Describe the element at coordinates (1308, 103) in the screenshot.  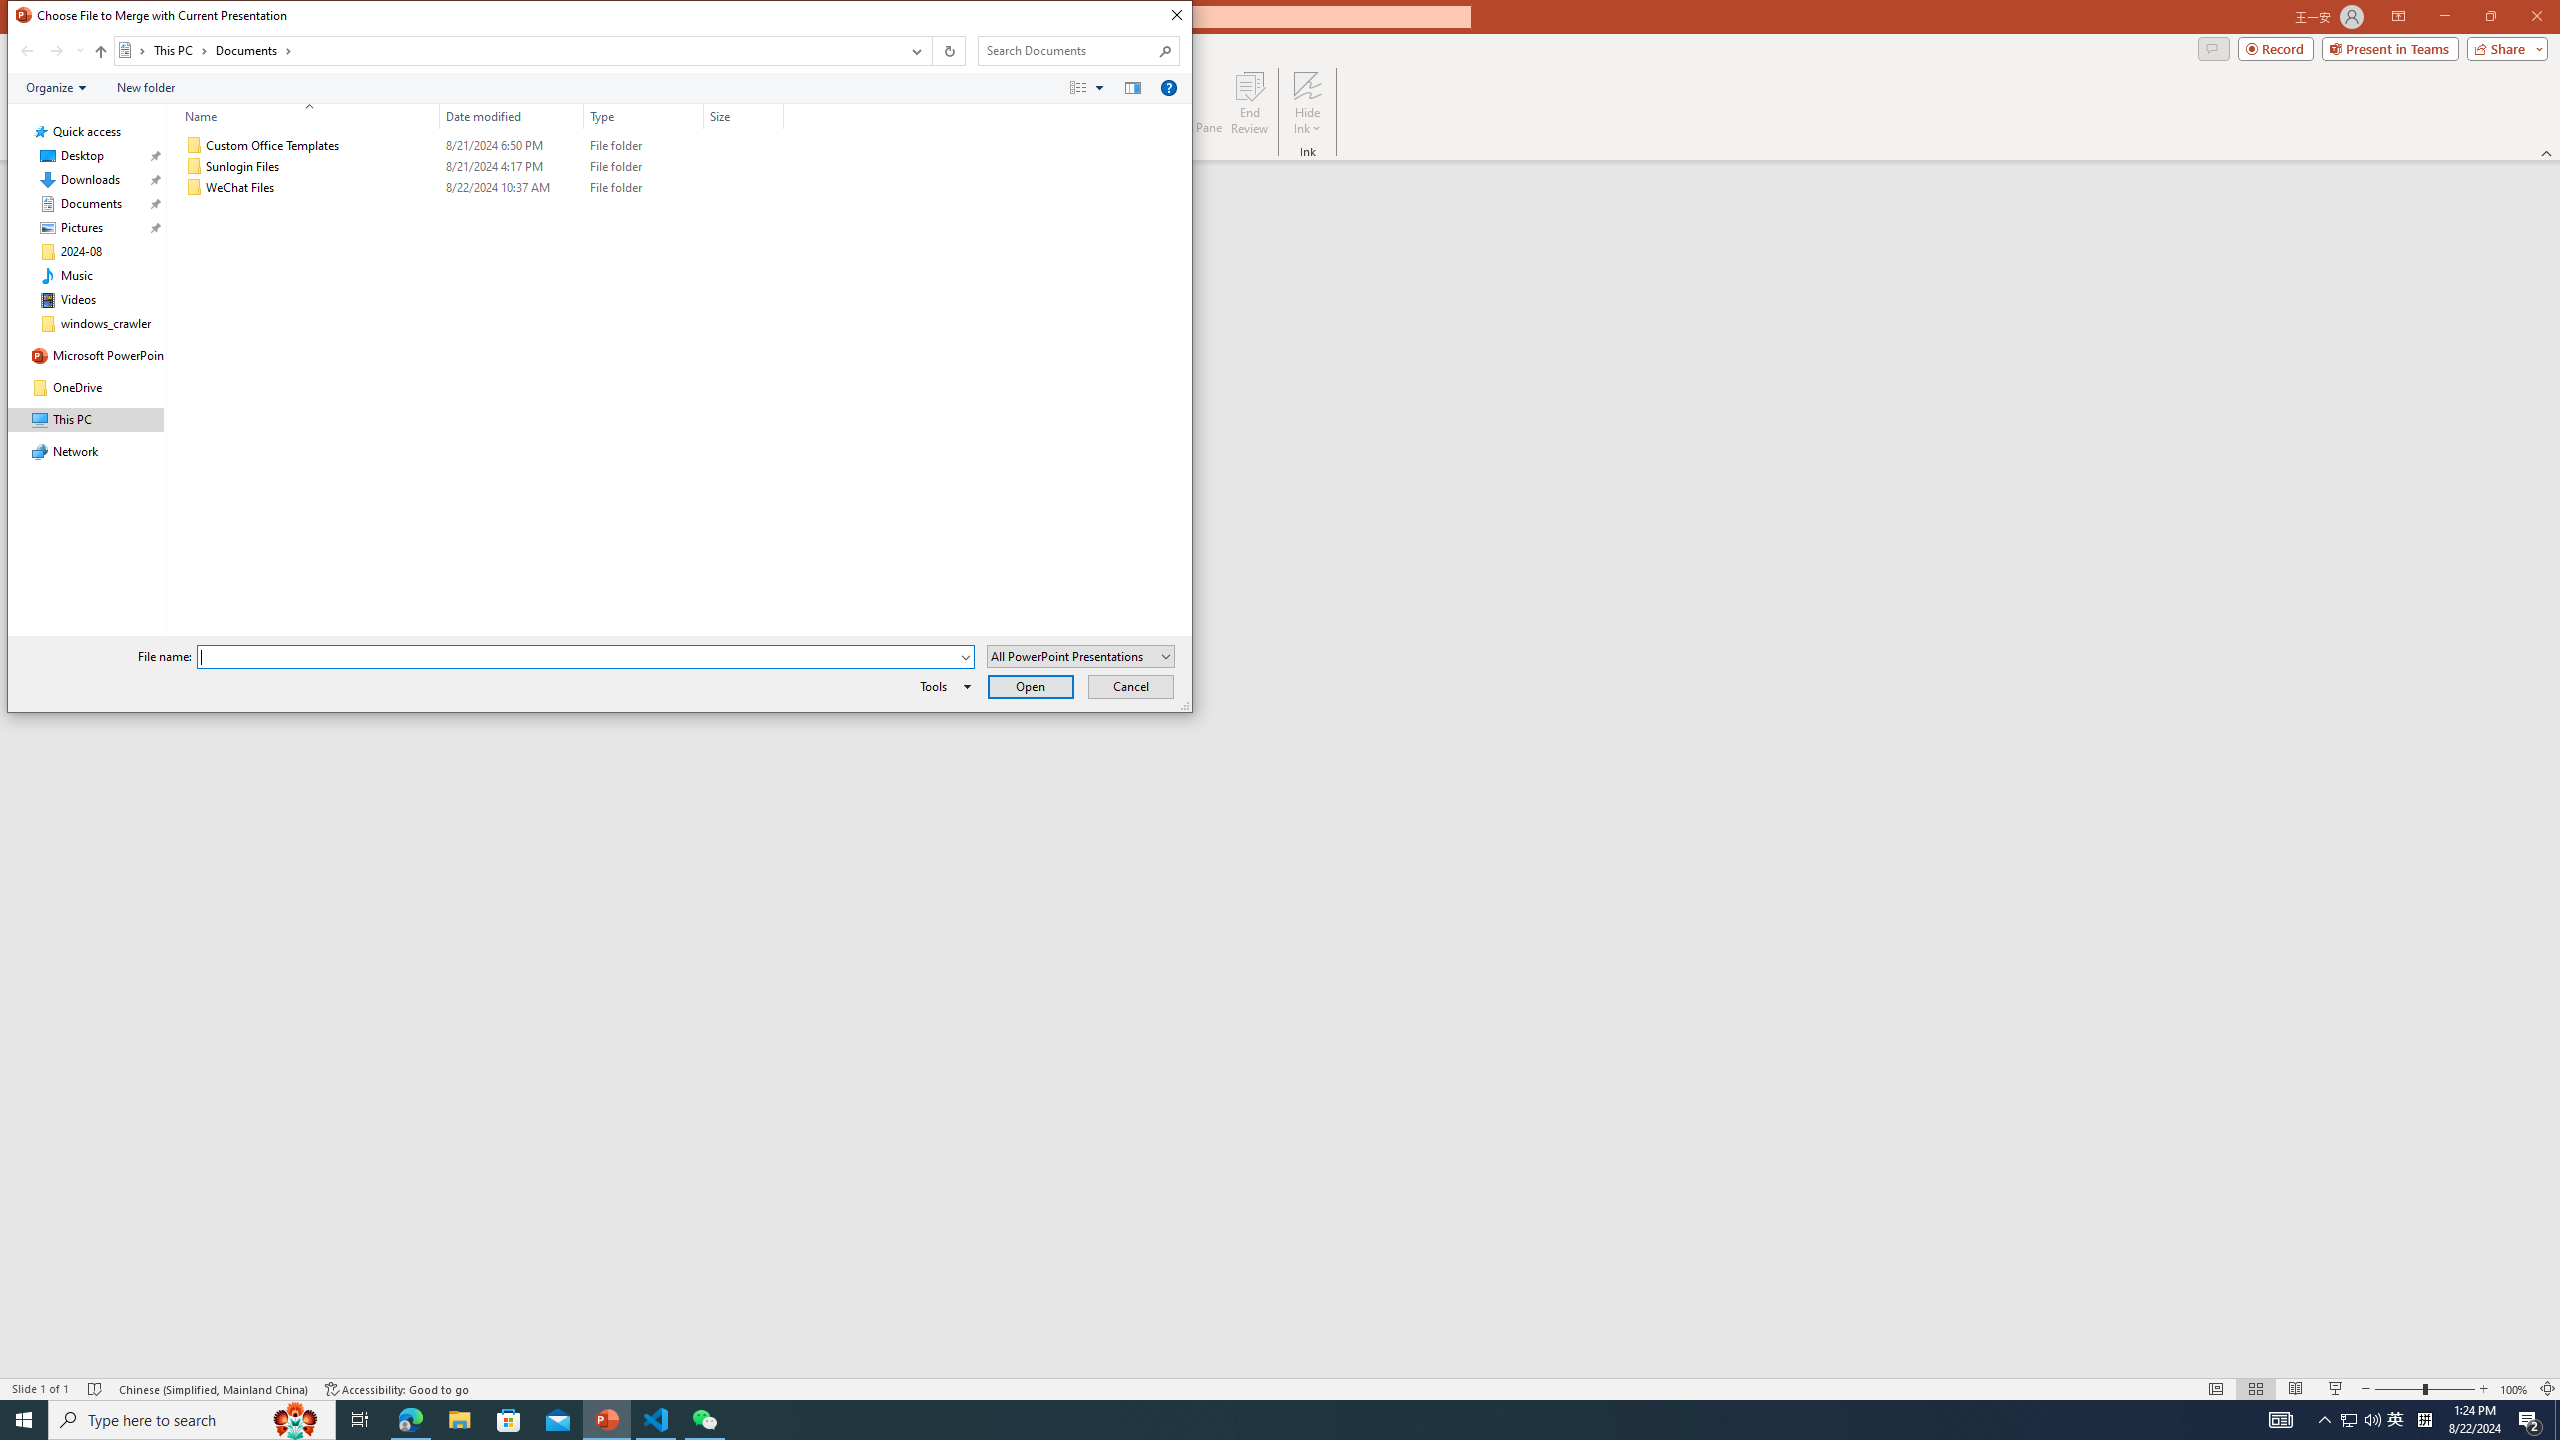
I see `'Hide Ink'` at that location.